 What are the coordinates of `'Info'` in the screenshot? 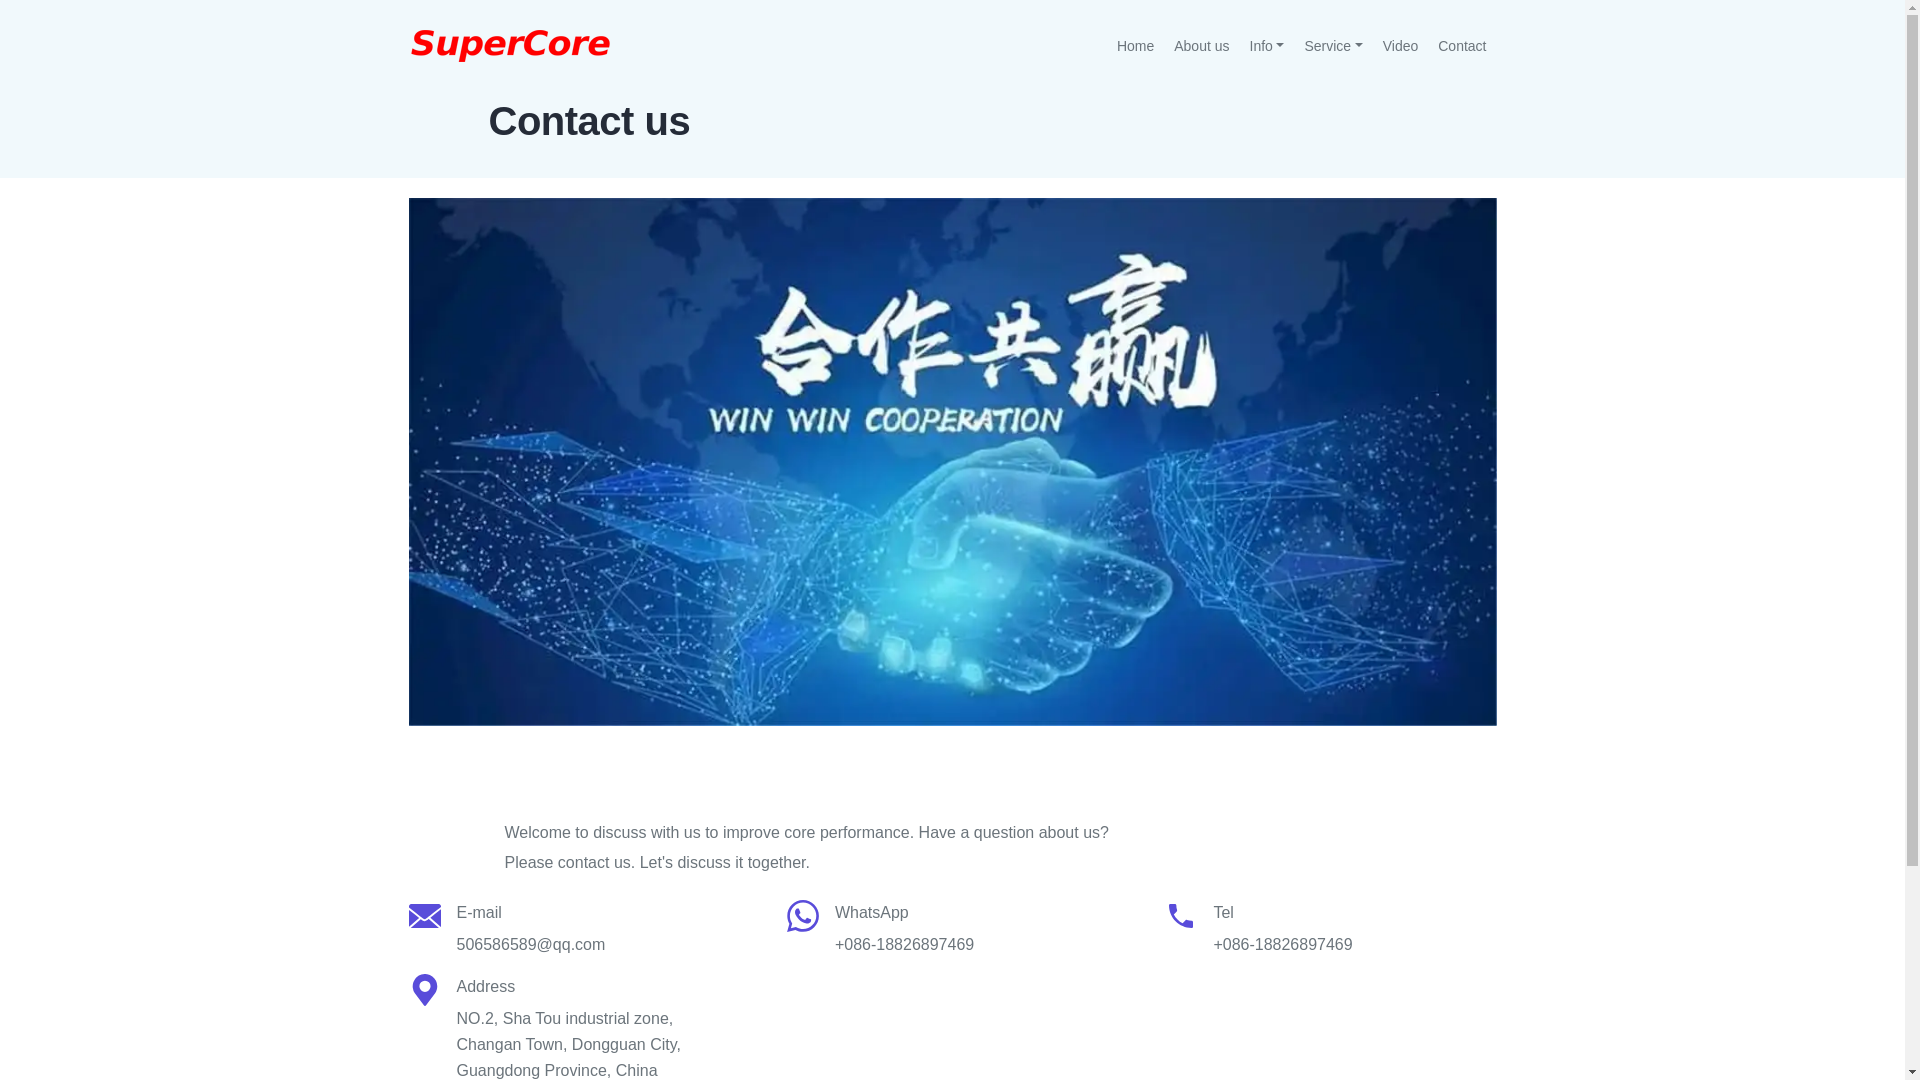 It's located at (1266, 45).